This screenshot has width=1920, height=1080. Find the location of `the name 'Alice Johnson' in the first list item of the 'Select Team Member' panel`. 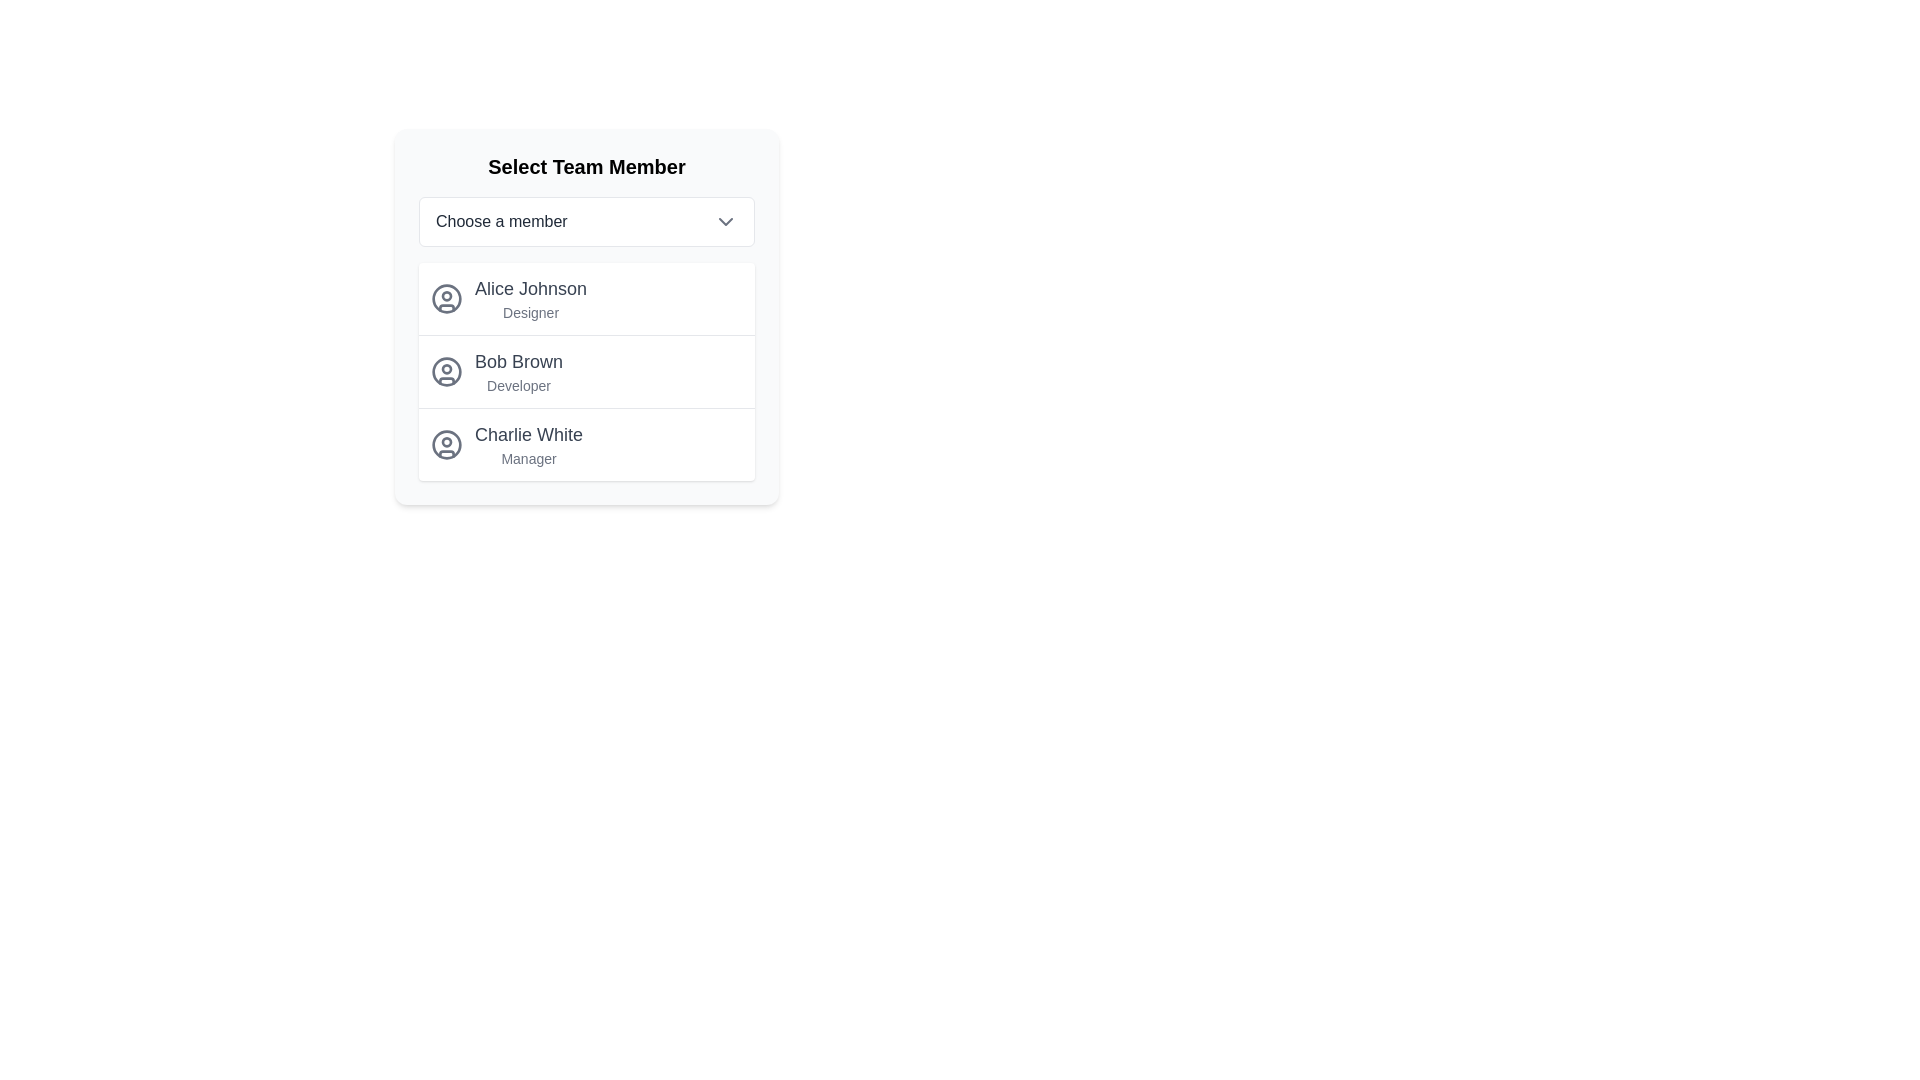

the name 'Alice Johnson' in the first list item of the 'Select Team Member' panel is located at coordinates (585, 299).